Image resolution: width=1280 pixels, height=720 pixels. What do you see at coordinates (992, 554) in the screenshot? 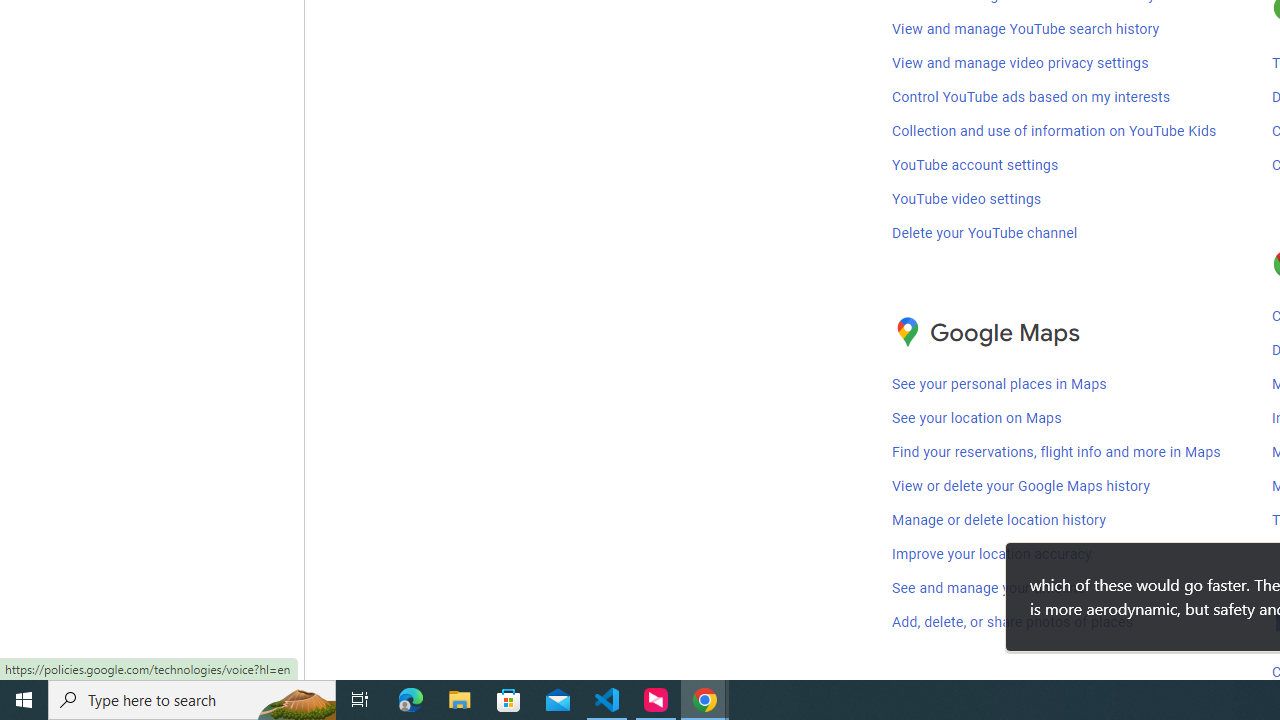
I see `'Improve your location accuracy'` at bounding box center [992, 554].